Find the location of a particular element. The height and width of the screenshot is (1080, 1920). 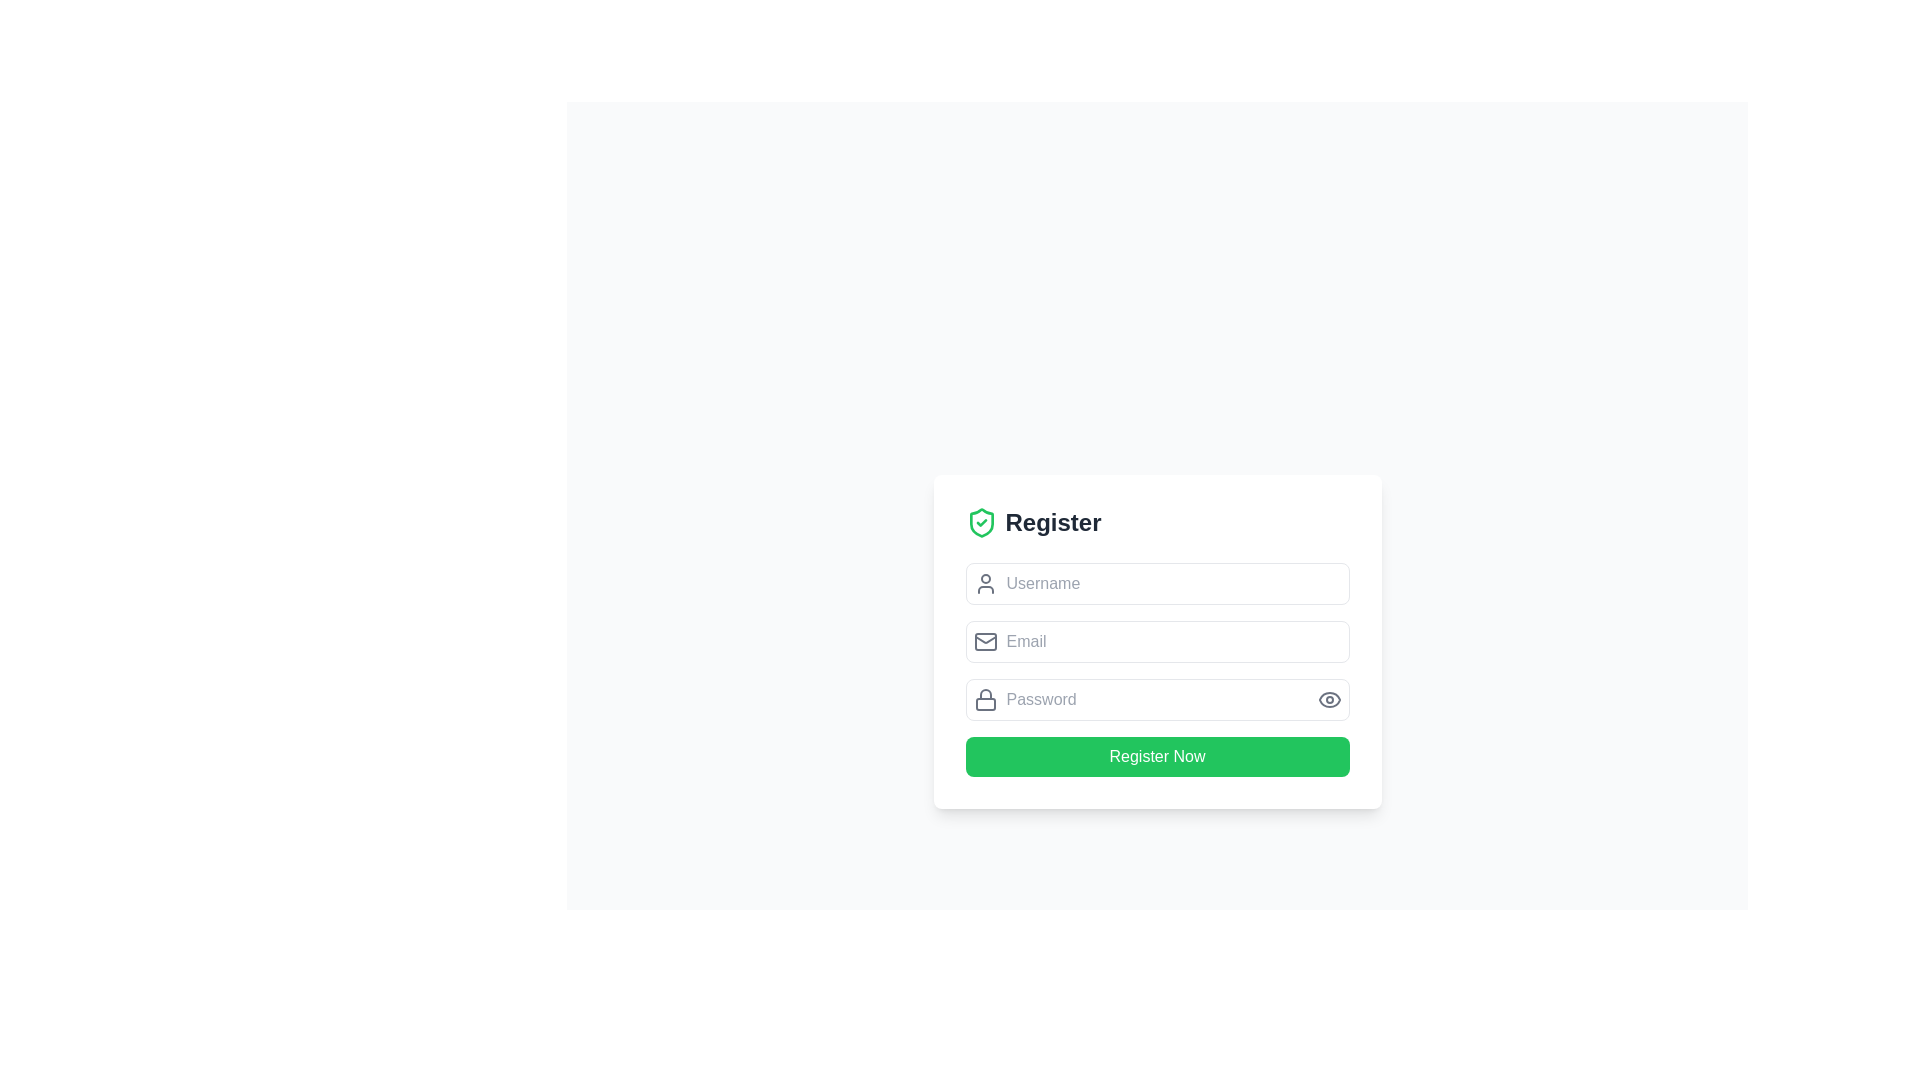

the decorative icon indicating safety or successful completion located at the top-left corner of the 'Register' heading is located at coordinates (981, 522).